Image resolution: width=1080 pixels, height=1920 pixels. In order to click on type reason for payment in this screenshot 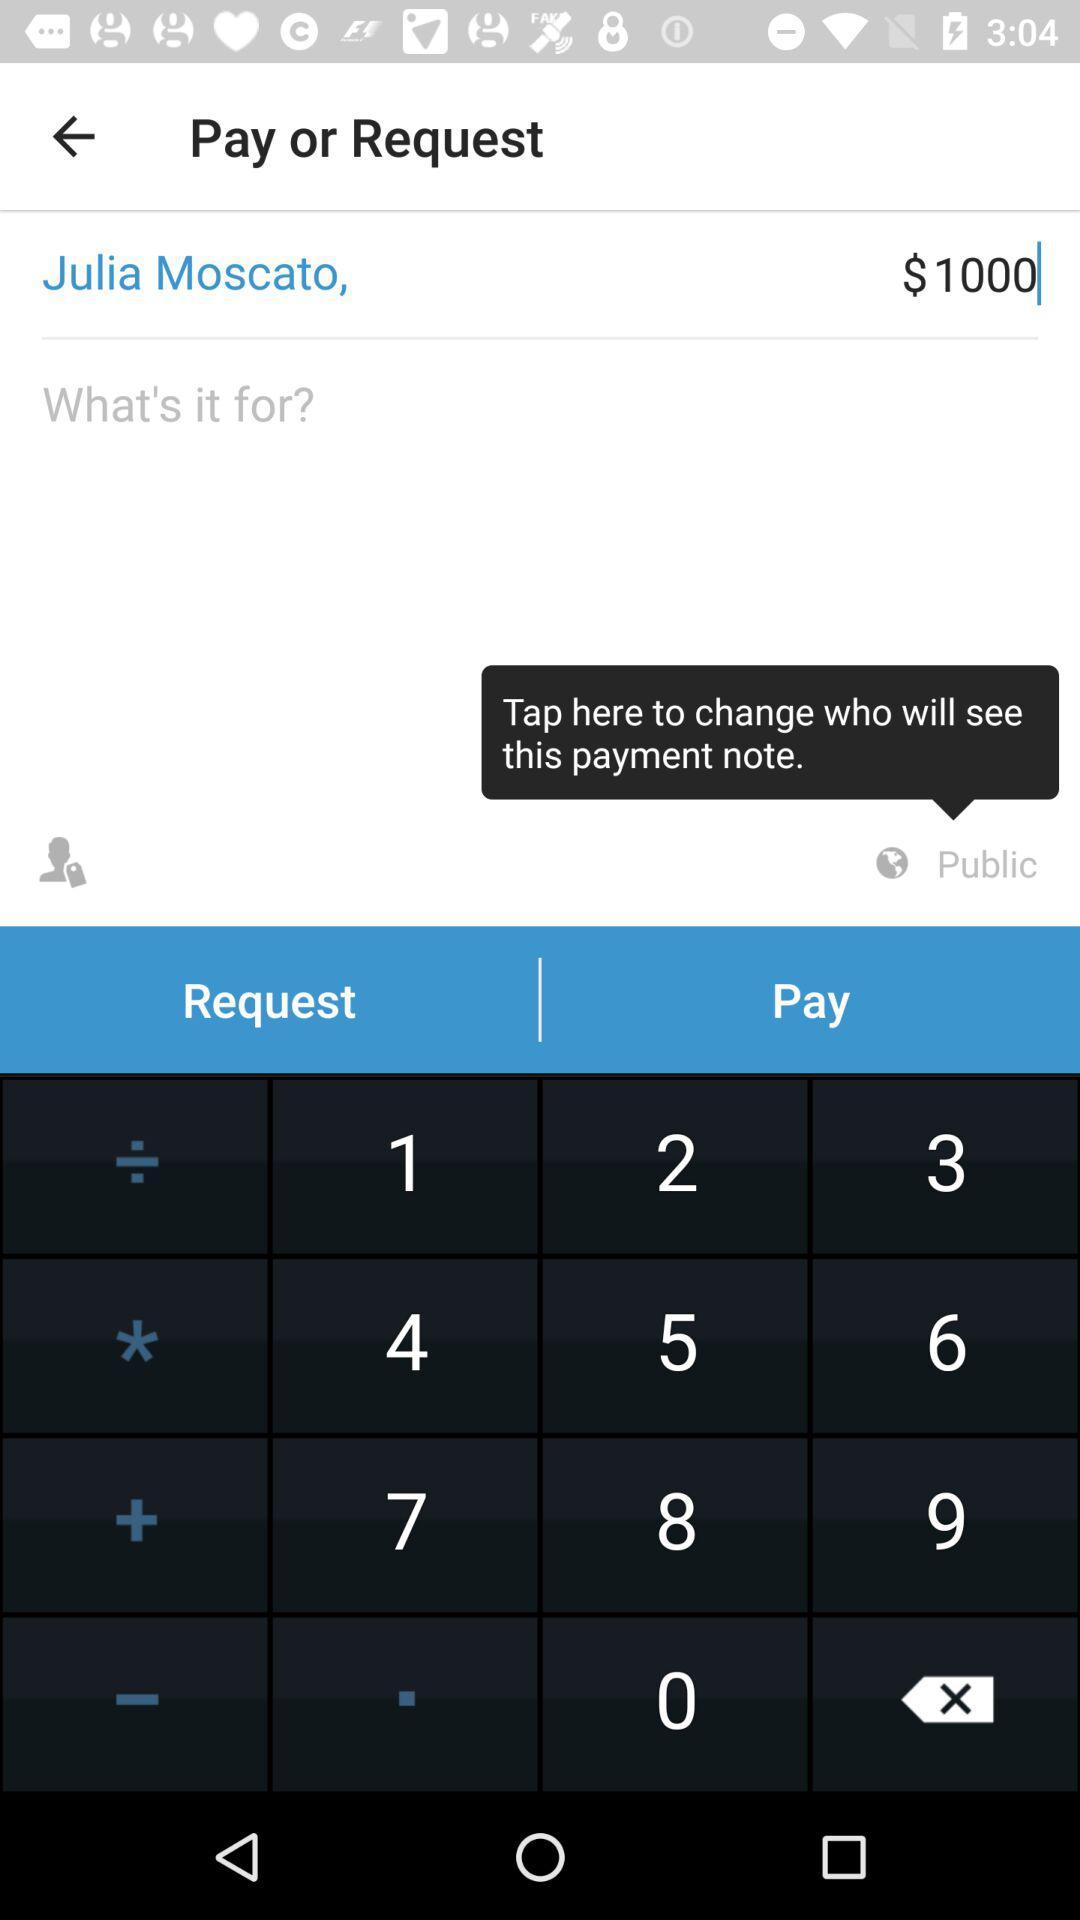, I will do `click(540, 569)`.